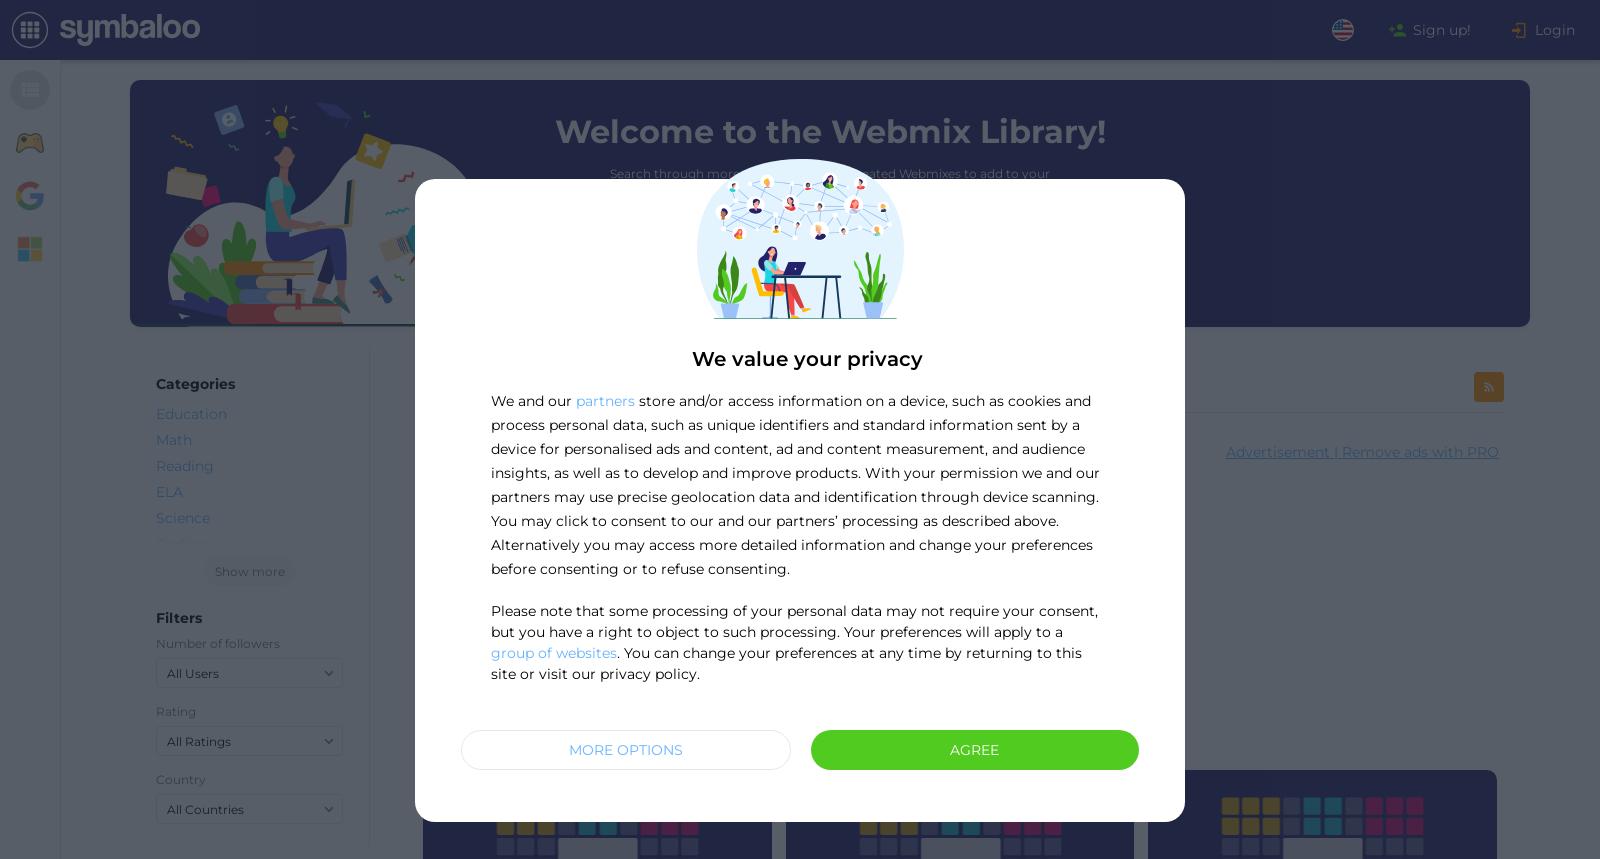  I want to click on 'Science', so click(182, 517).